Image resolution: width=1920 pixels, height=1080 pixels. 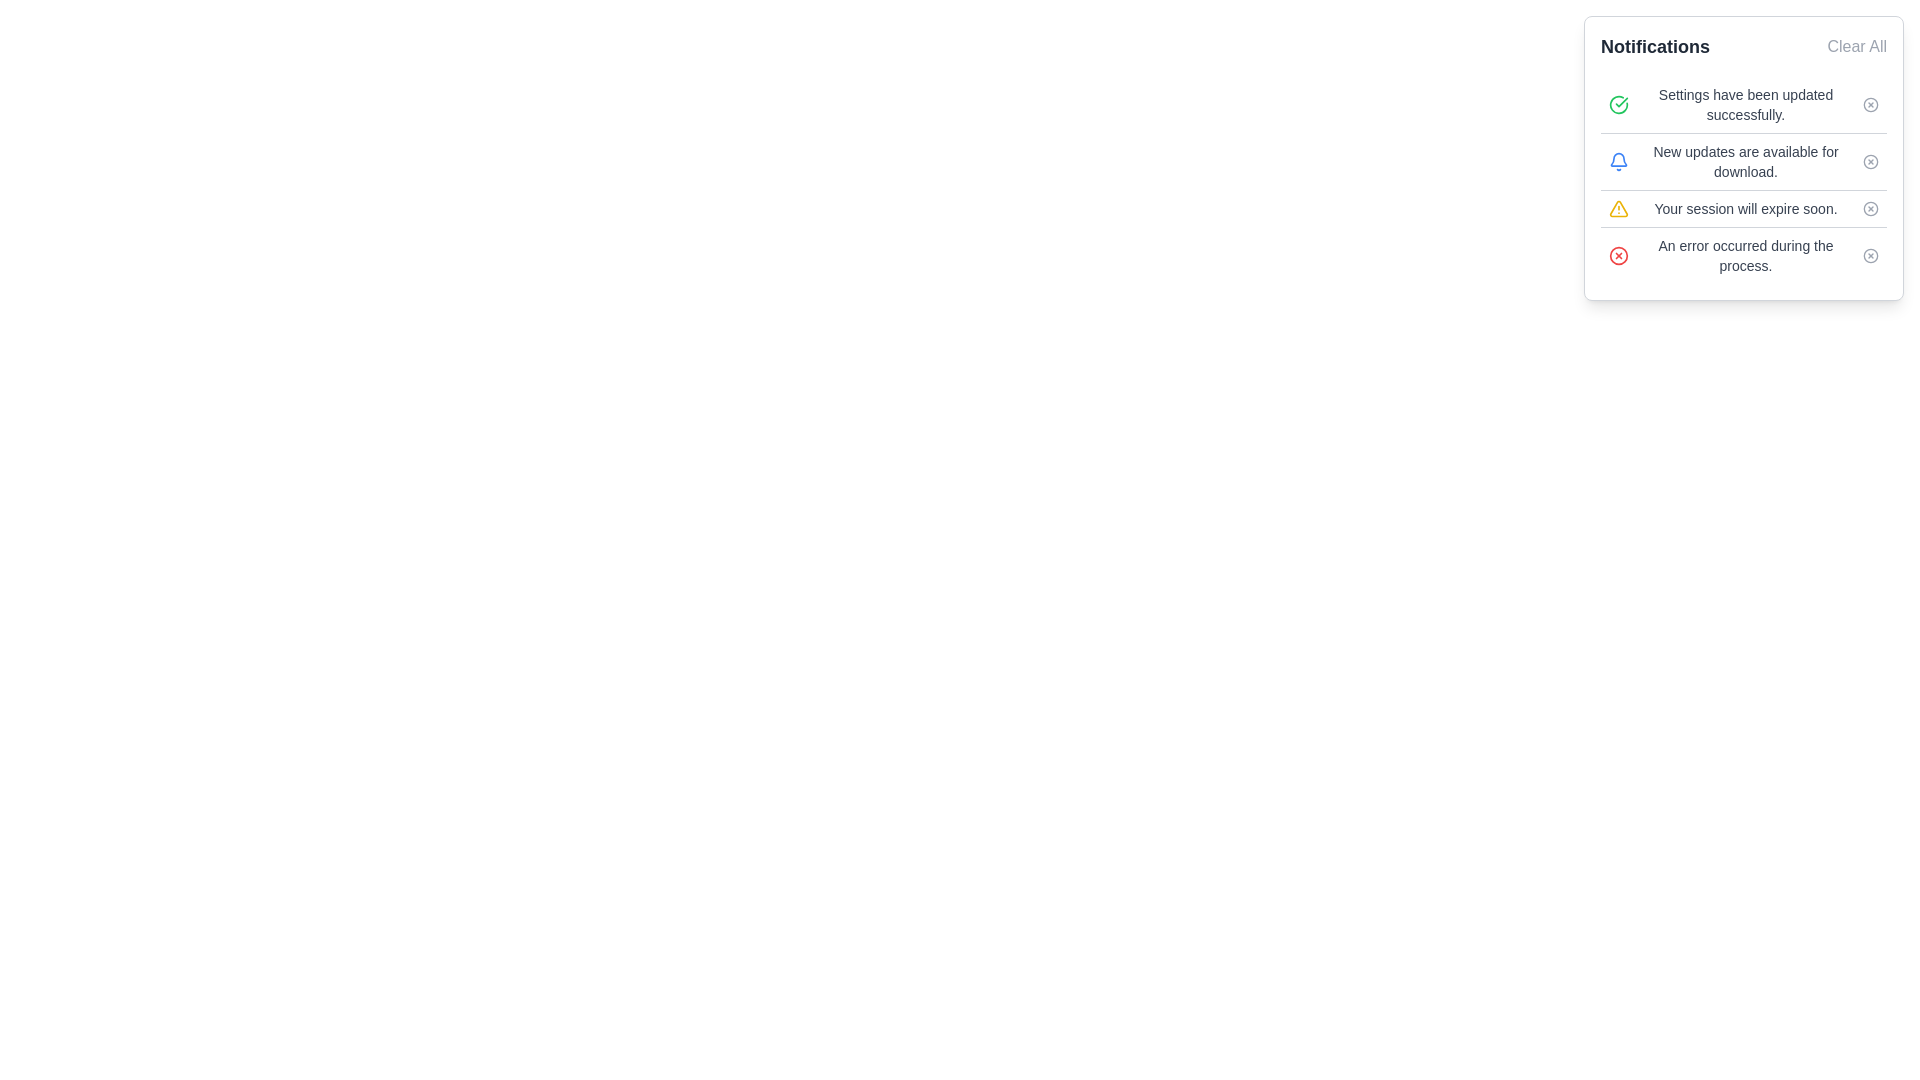 What do you see at coordinates (1742, 160) in the screenshot?
I see `the second notification item in the 'Notifications' section, which features a blue bell icon on the left and an 'X' icon on the right` at bounding box center [1742, 160].